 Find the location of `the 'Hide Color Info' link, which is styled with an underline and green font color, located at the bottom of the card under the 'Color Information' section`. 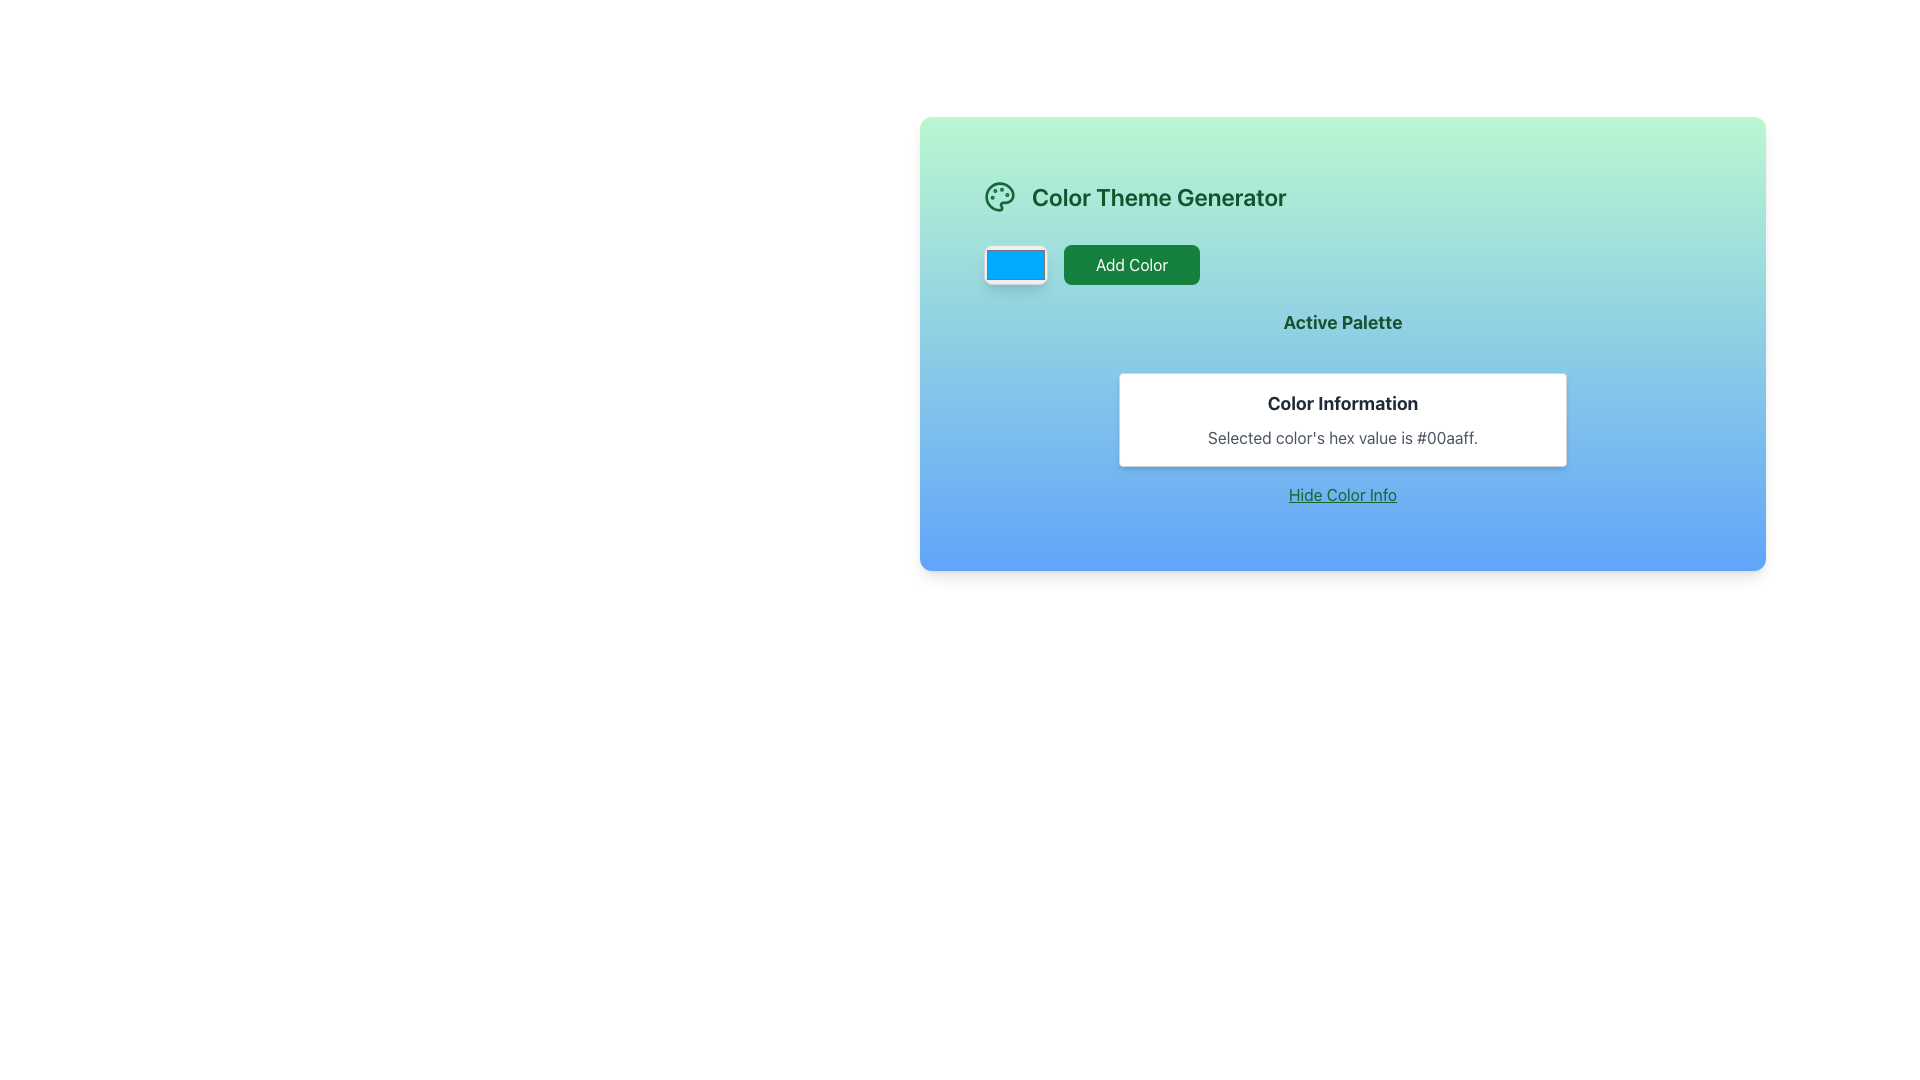

the 'Hide Color Info' link, which is styled with an underline and green font color, located at the bottom of the card under the 'Color Information' section is located at coordinates (1343, 494).